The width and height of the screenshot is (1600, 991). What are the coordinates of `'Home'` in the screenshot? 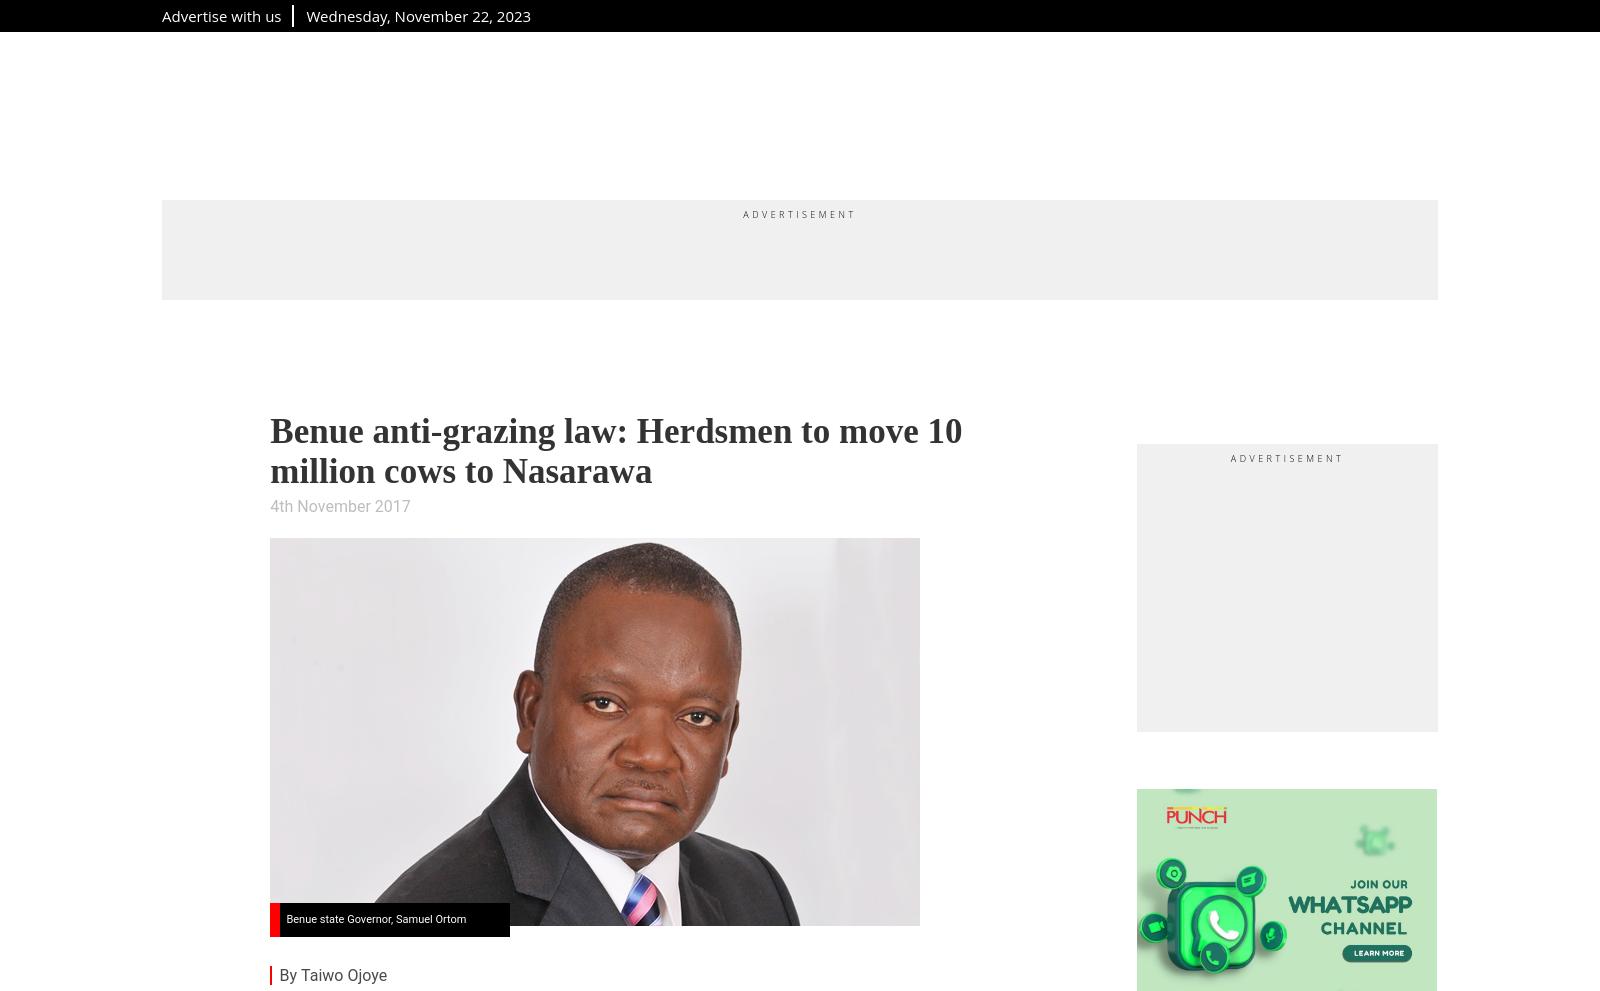 It's located at (161, 110).